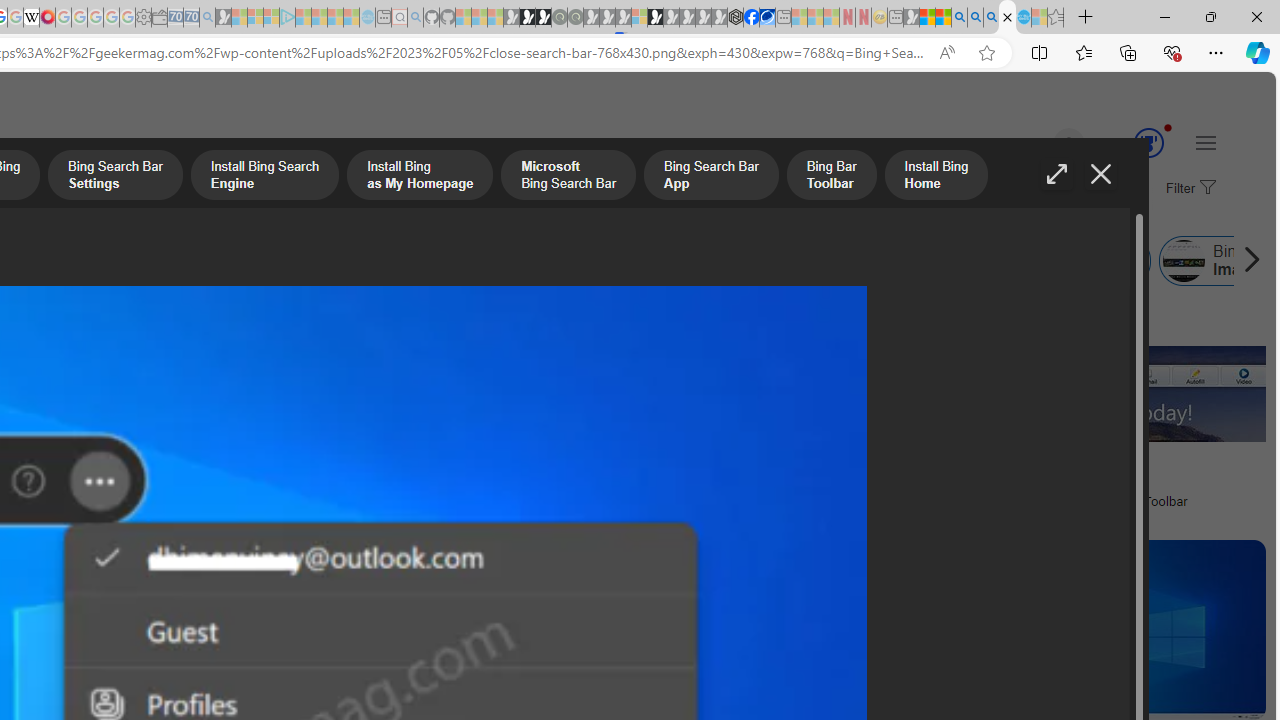 This screenshot has height=720, width=1280. What do you see at coordinates (1204, 141) in the screenshot?
I see `'Settings and quick links'` at bounding box center [1204, 141].